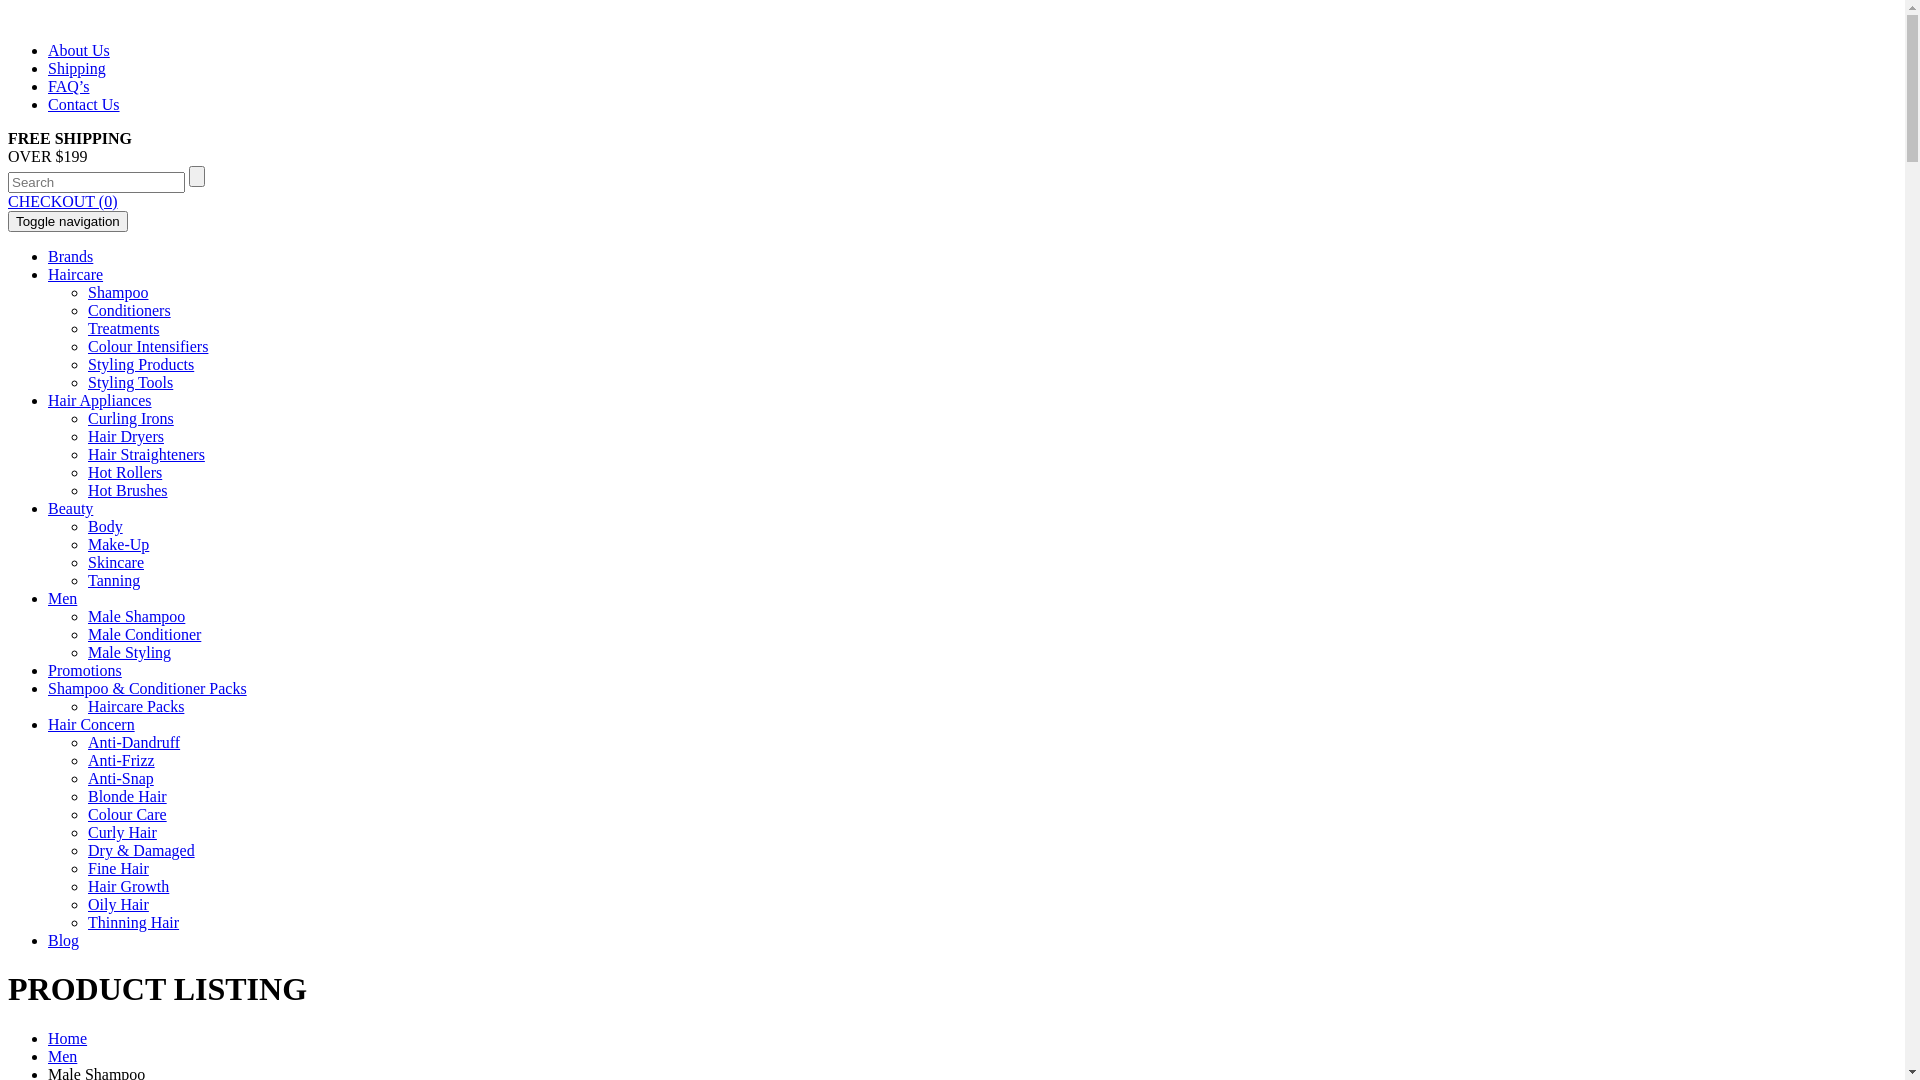 Image resolution: width=1920 pixels, height=1080 pixels. What do you see at coordinates (48, 1037) in the screenshot?
I see `'Home'` at bounding box center [48, 1037].